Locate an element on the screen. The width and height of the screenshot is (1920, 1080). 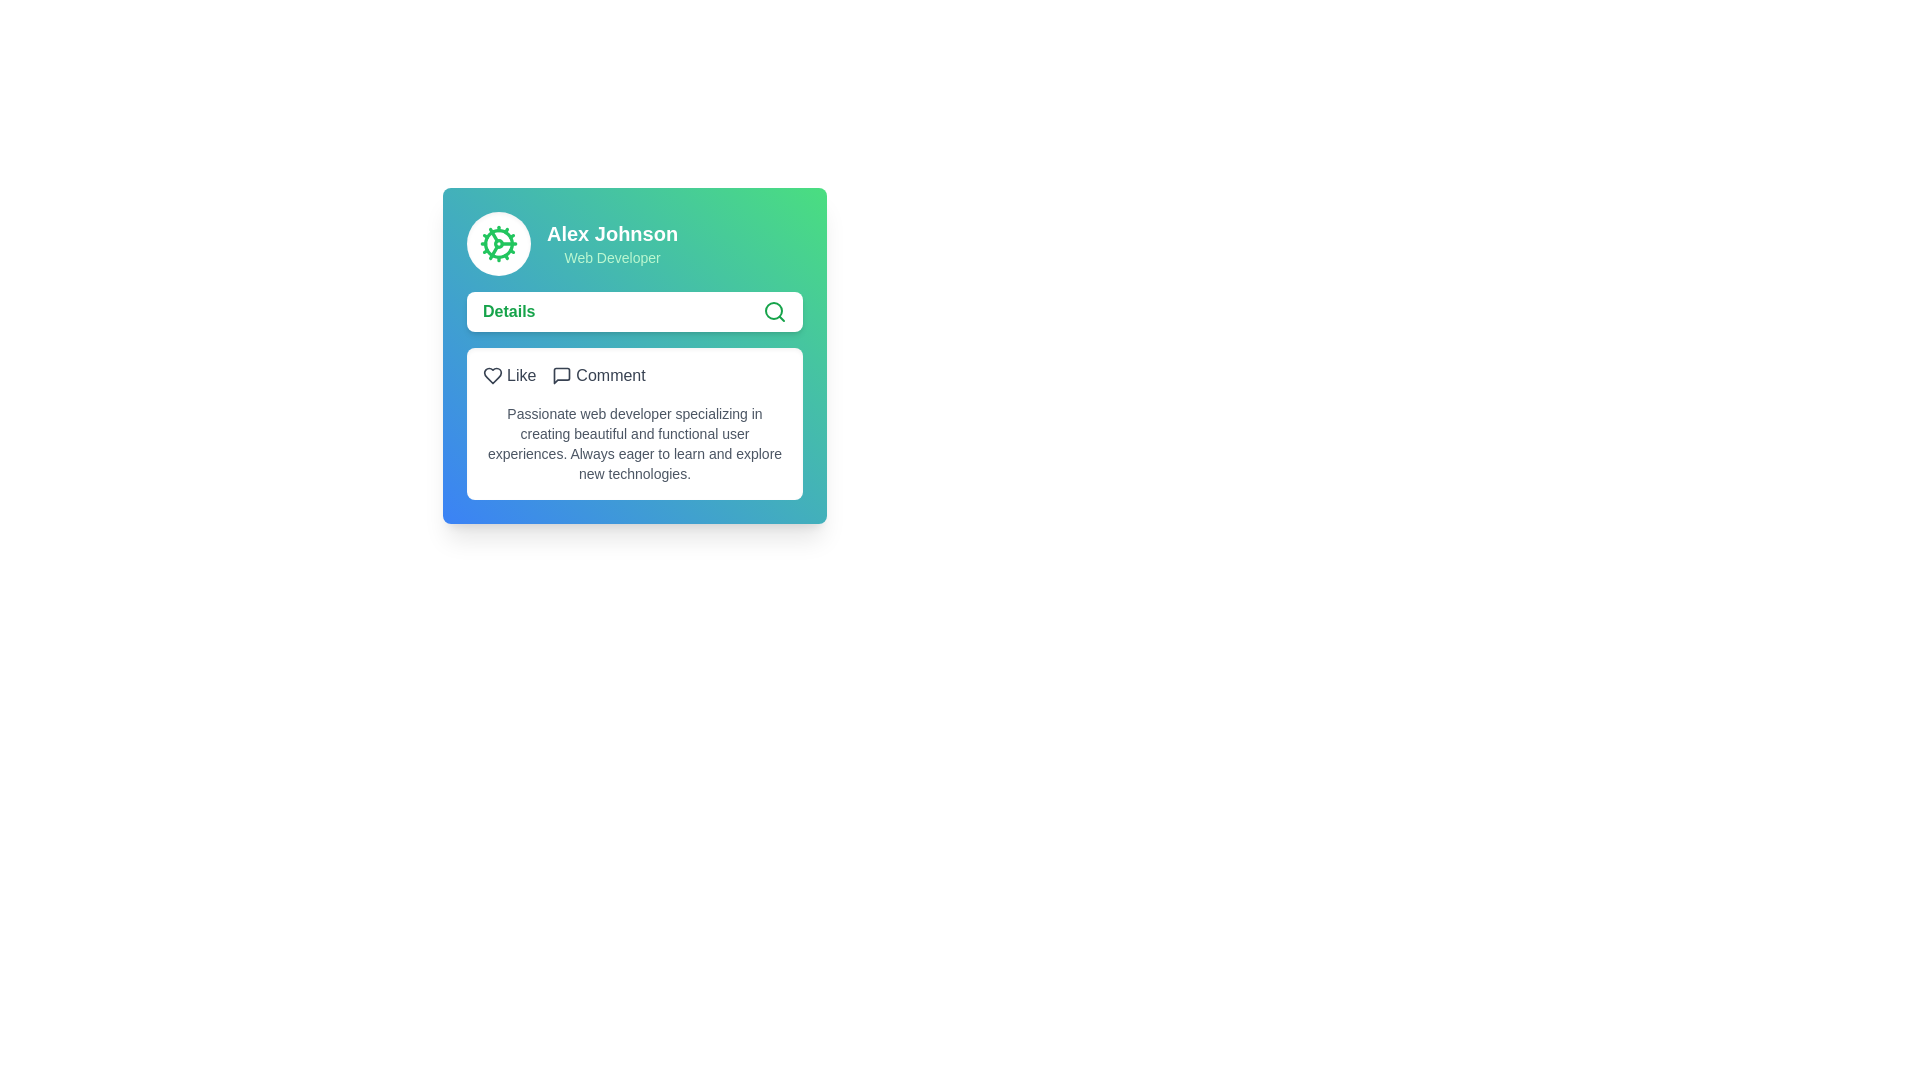
the icons in the interactive menu consisting of 'Like' and 'Comment' buttons is located at coordinates (633, 375).